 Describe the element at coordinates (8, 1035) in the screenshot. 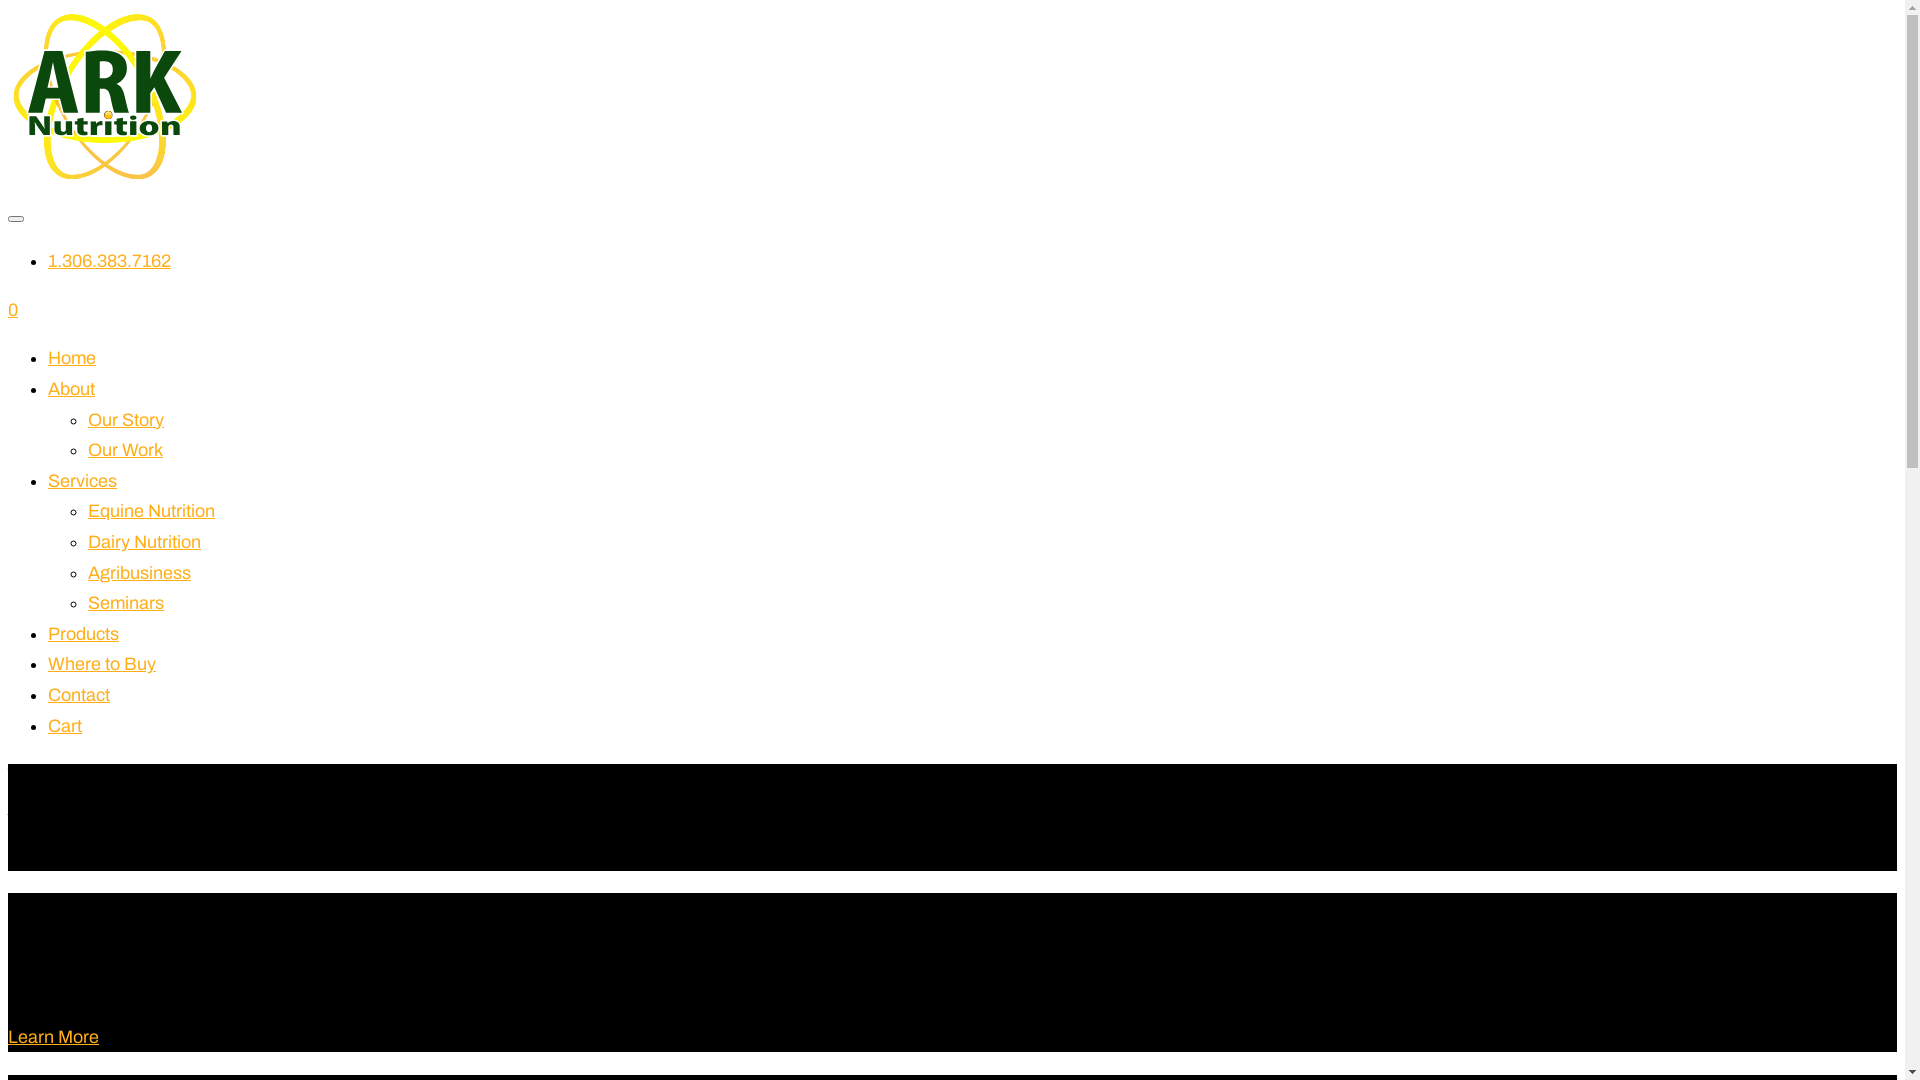

I see `'Learn More'` at that location.